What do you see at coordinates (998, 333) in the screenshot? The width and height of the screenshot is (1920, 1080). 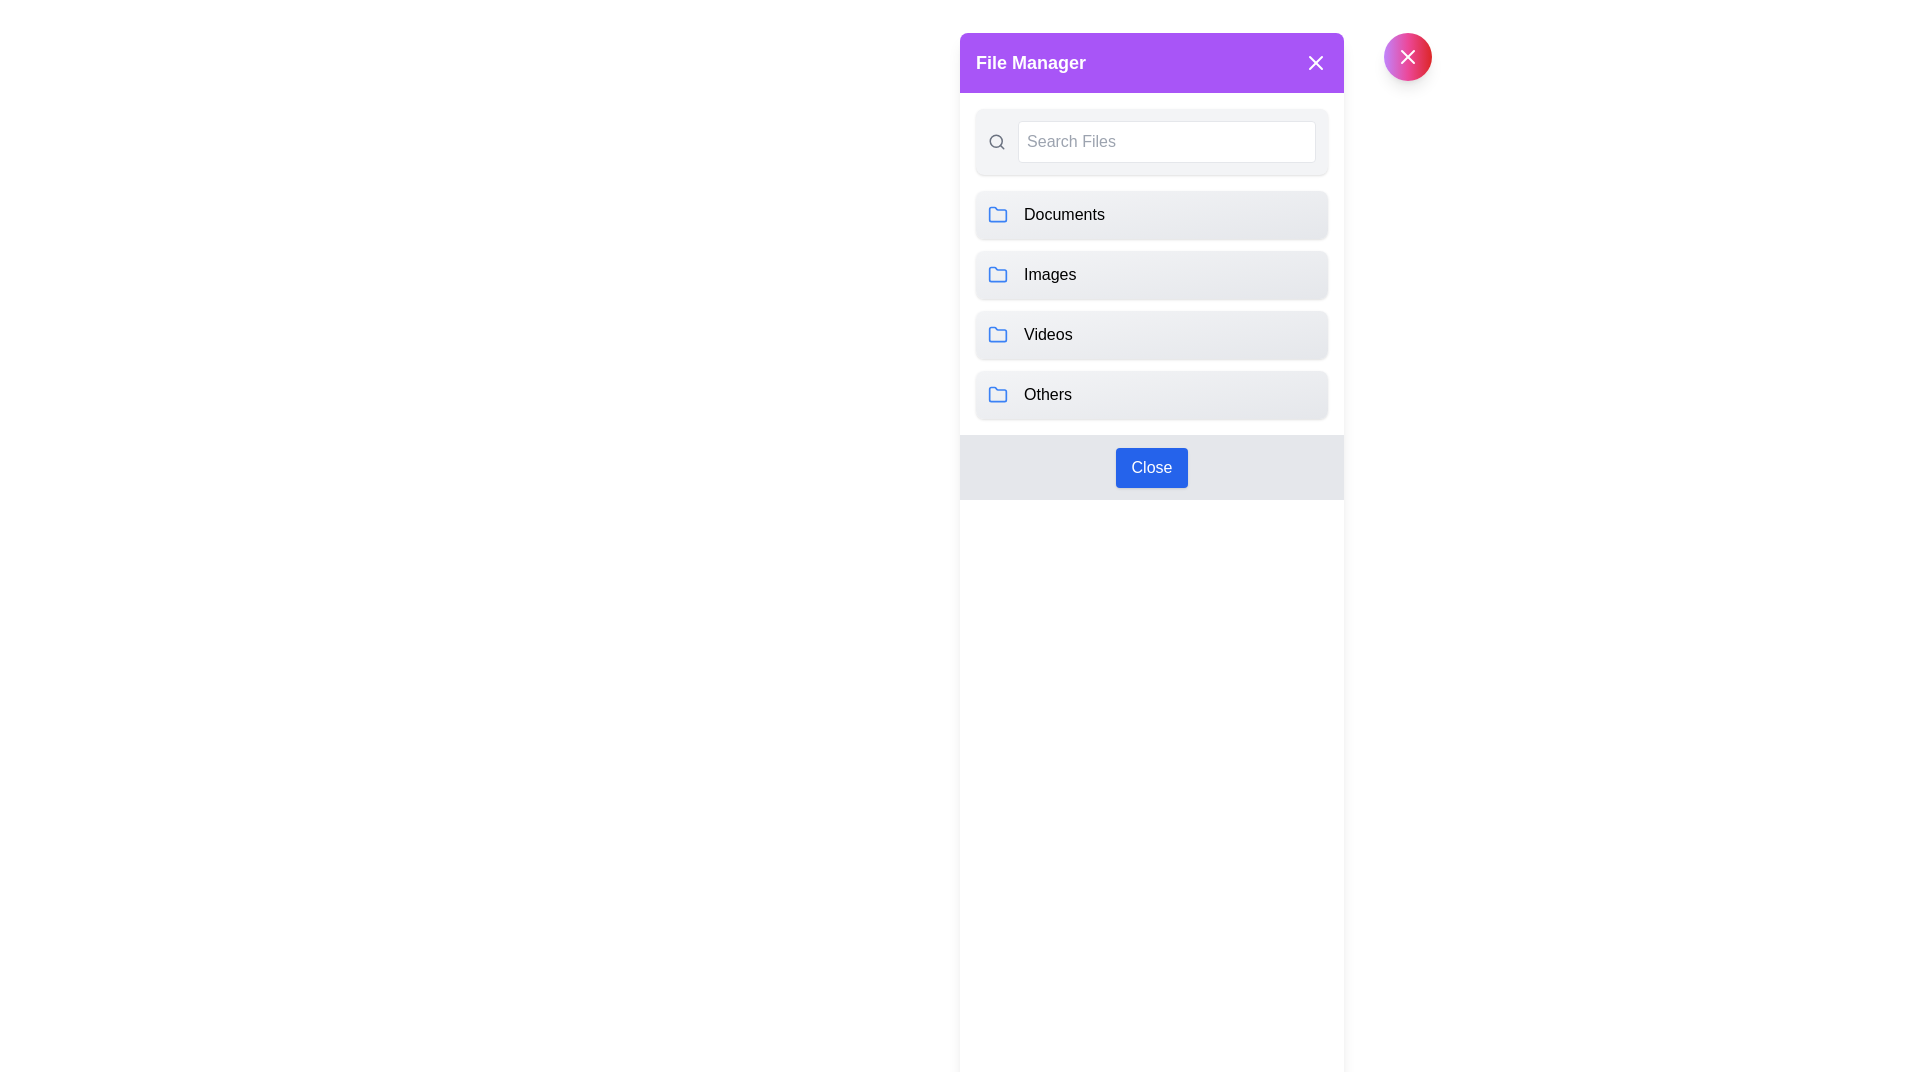 I see `the third folder icon labeled 'Videos', which is located next to the 'Videos' label within a vertical list of icons` at bounding box center [998, 333].